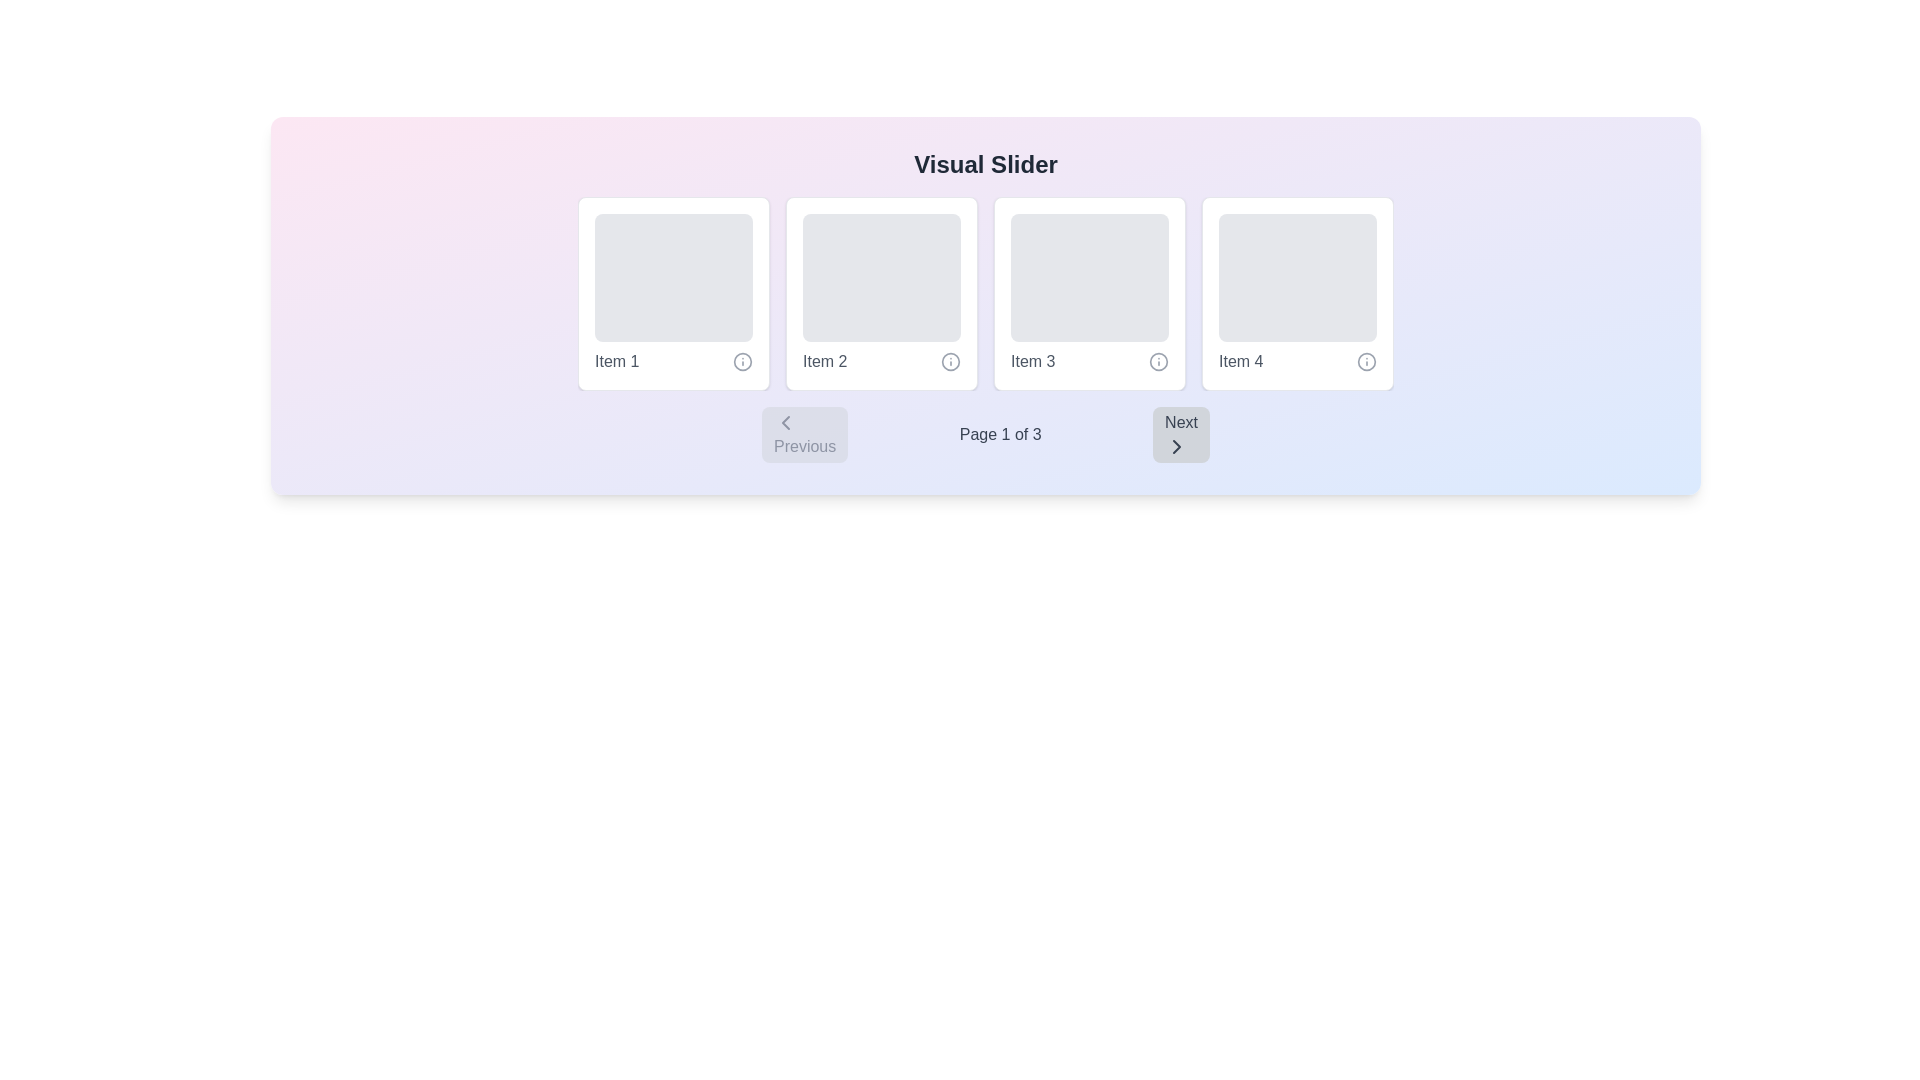 Image resolution: width=1920 pixels, height=1080 pixels. What do you see at coordinates (1158, 362) in the screenshot?
I see `the central larger circle of the 'info' icon, which is the third icon in the row associated with 'Item 3', located below the visual slider component` at bounding box center [1158, 362].